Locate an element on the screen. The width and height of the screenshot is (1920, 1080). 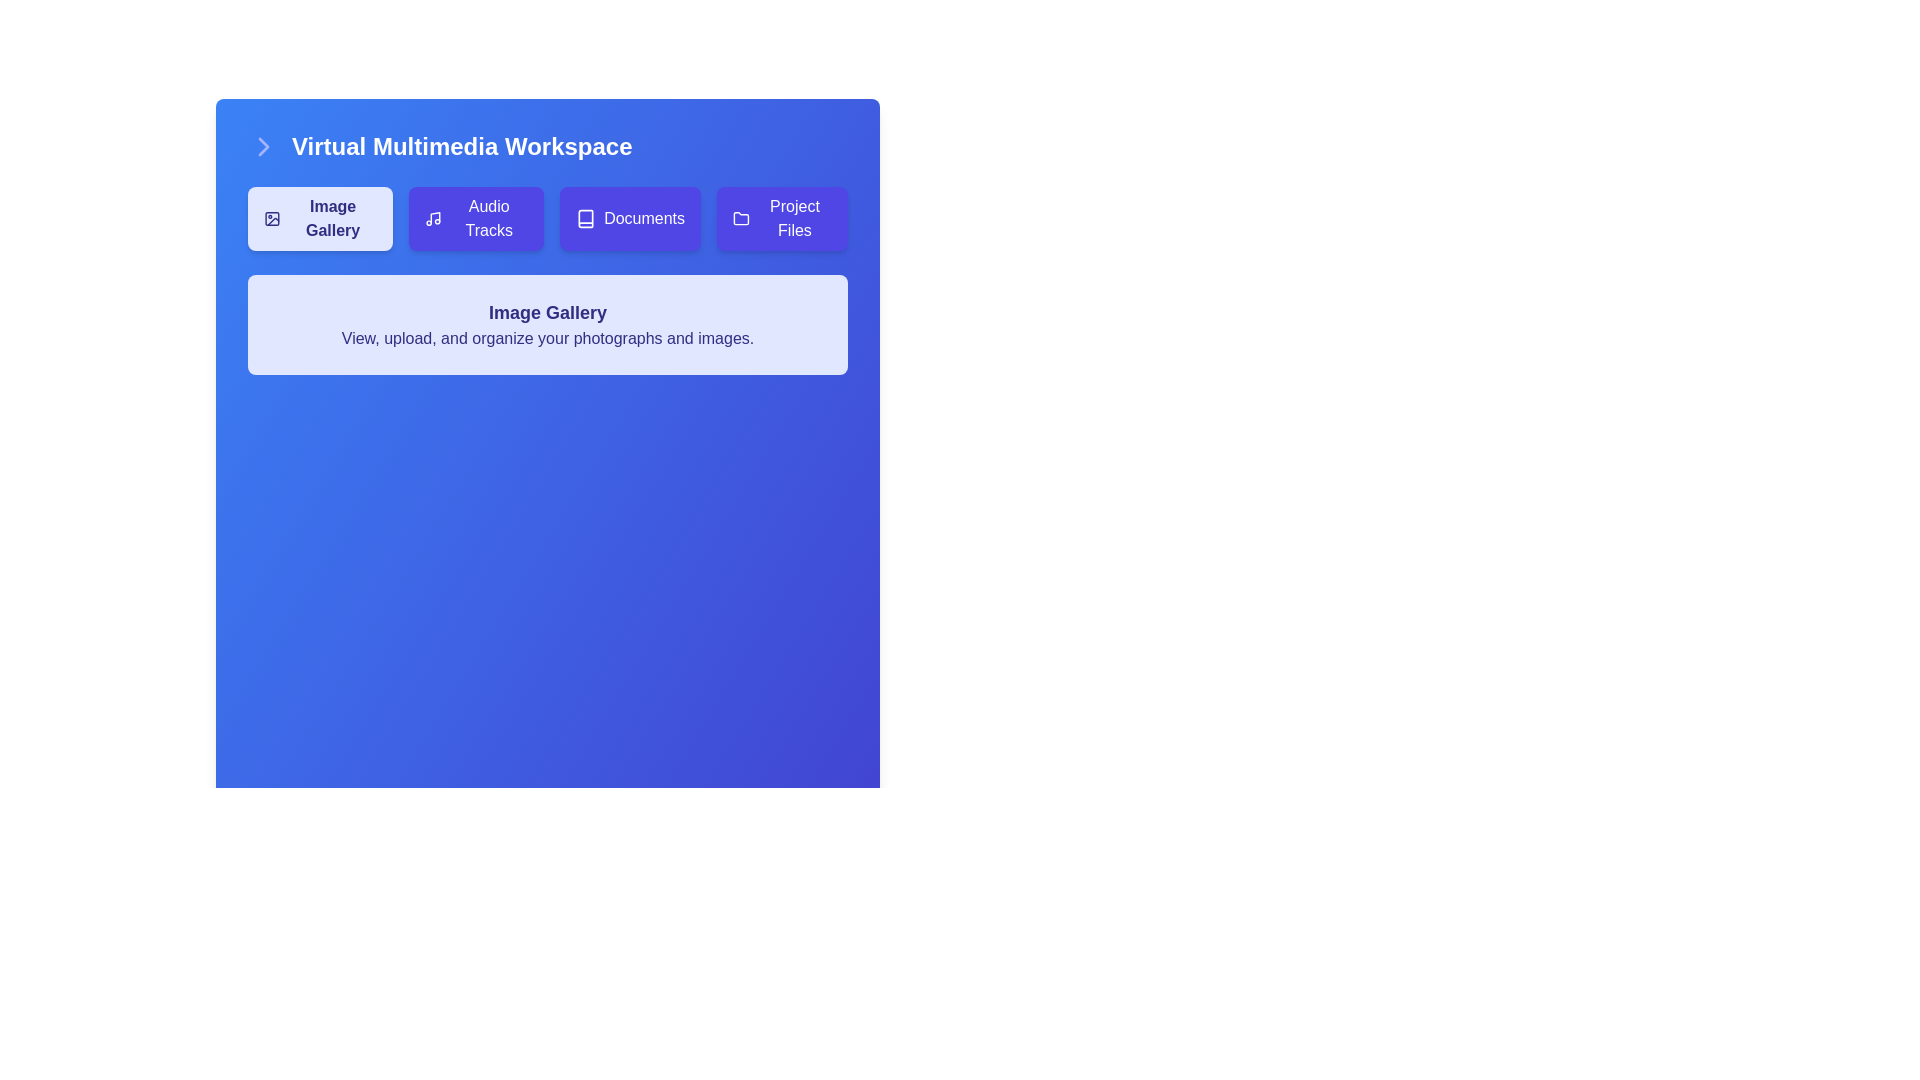
text block titled 'Image Gallery' which includes the description 'View, upload, and organize your photographs and images.' This text block is centered in a light indigo background below the 'Virtual Multimedia Workspace' header is located at coordinates (547, 323).